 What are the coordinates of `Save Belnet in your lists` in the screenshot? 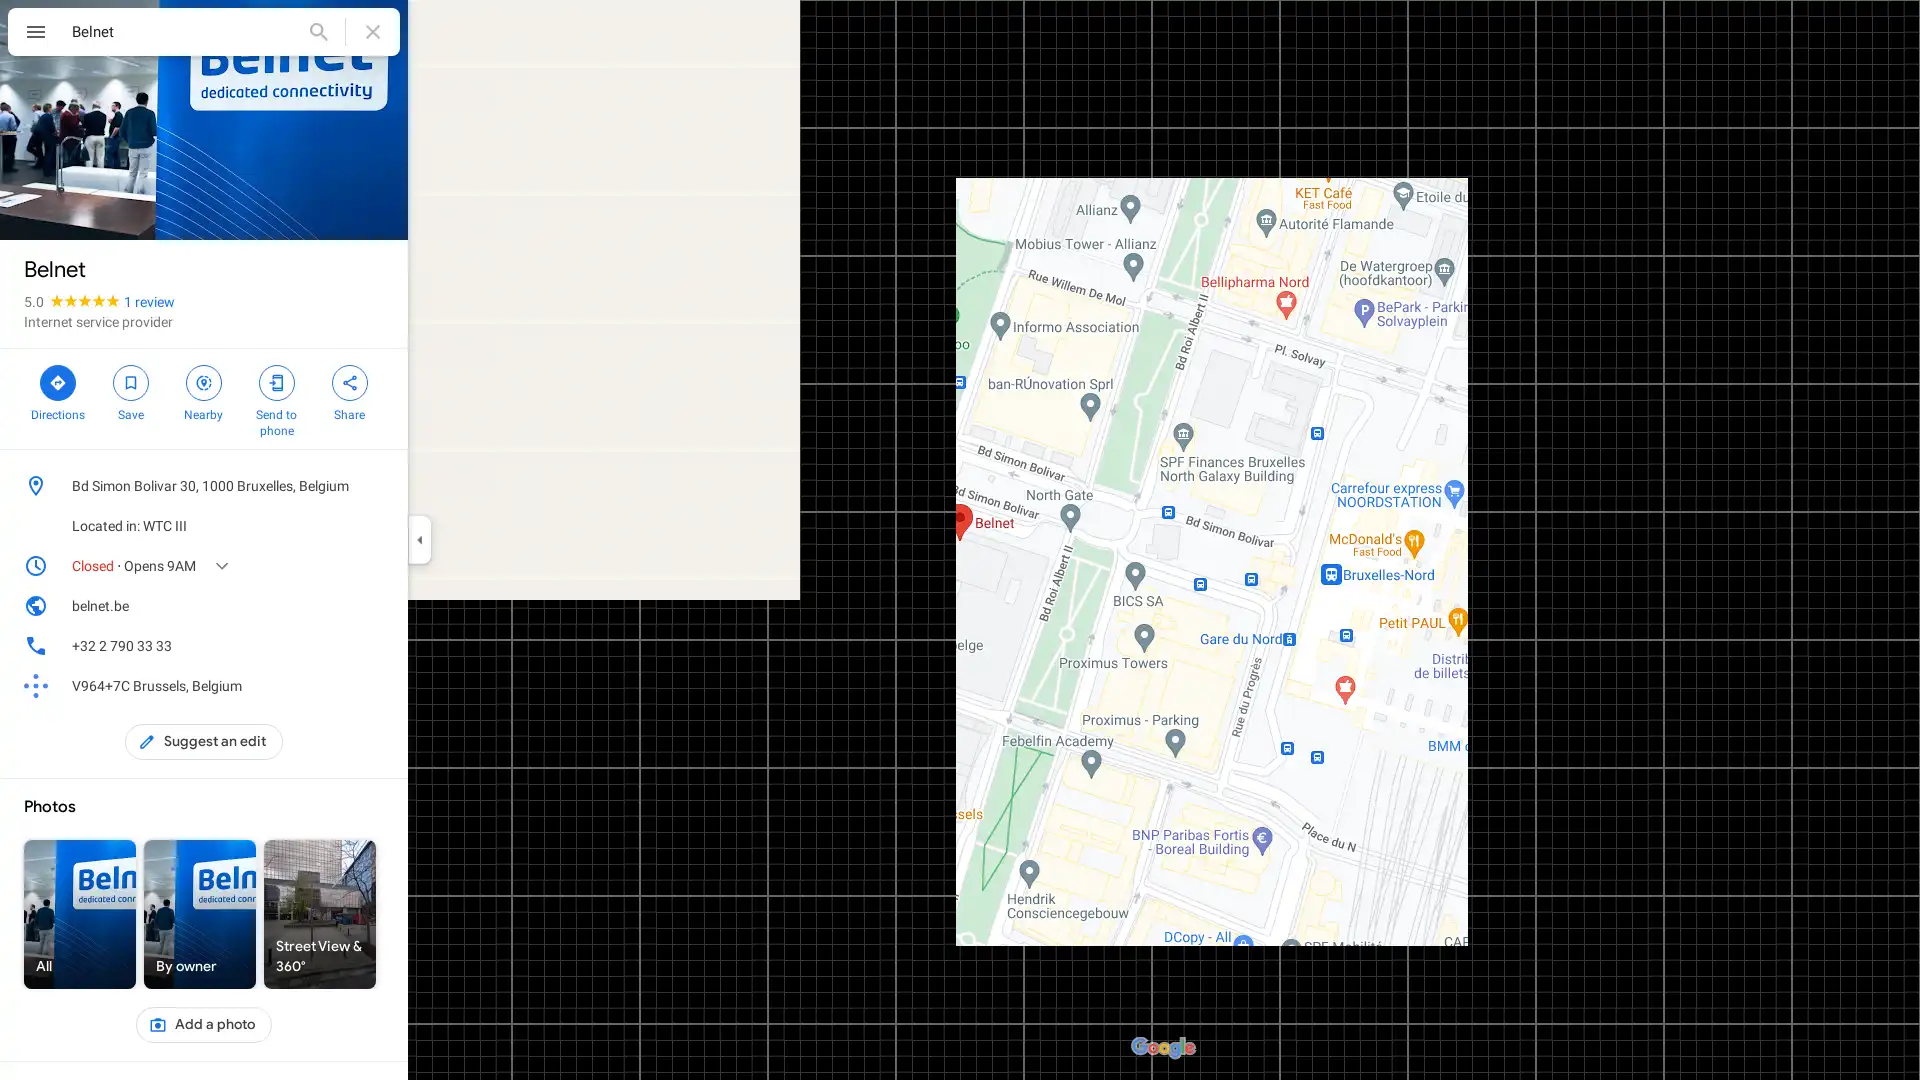 It's located at (129, 390).